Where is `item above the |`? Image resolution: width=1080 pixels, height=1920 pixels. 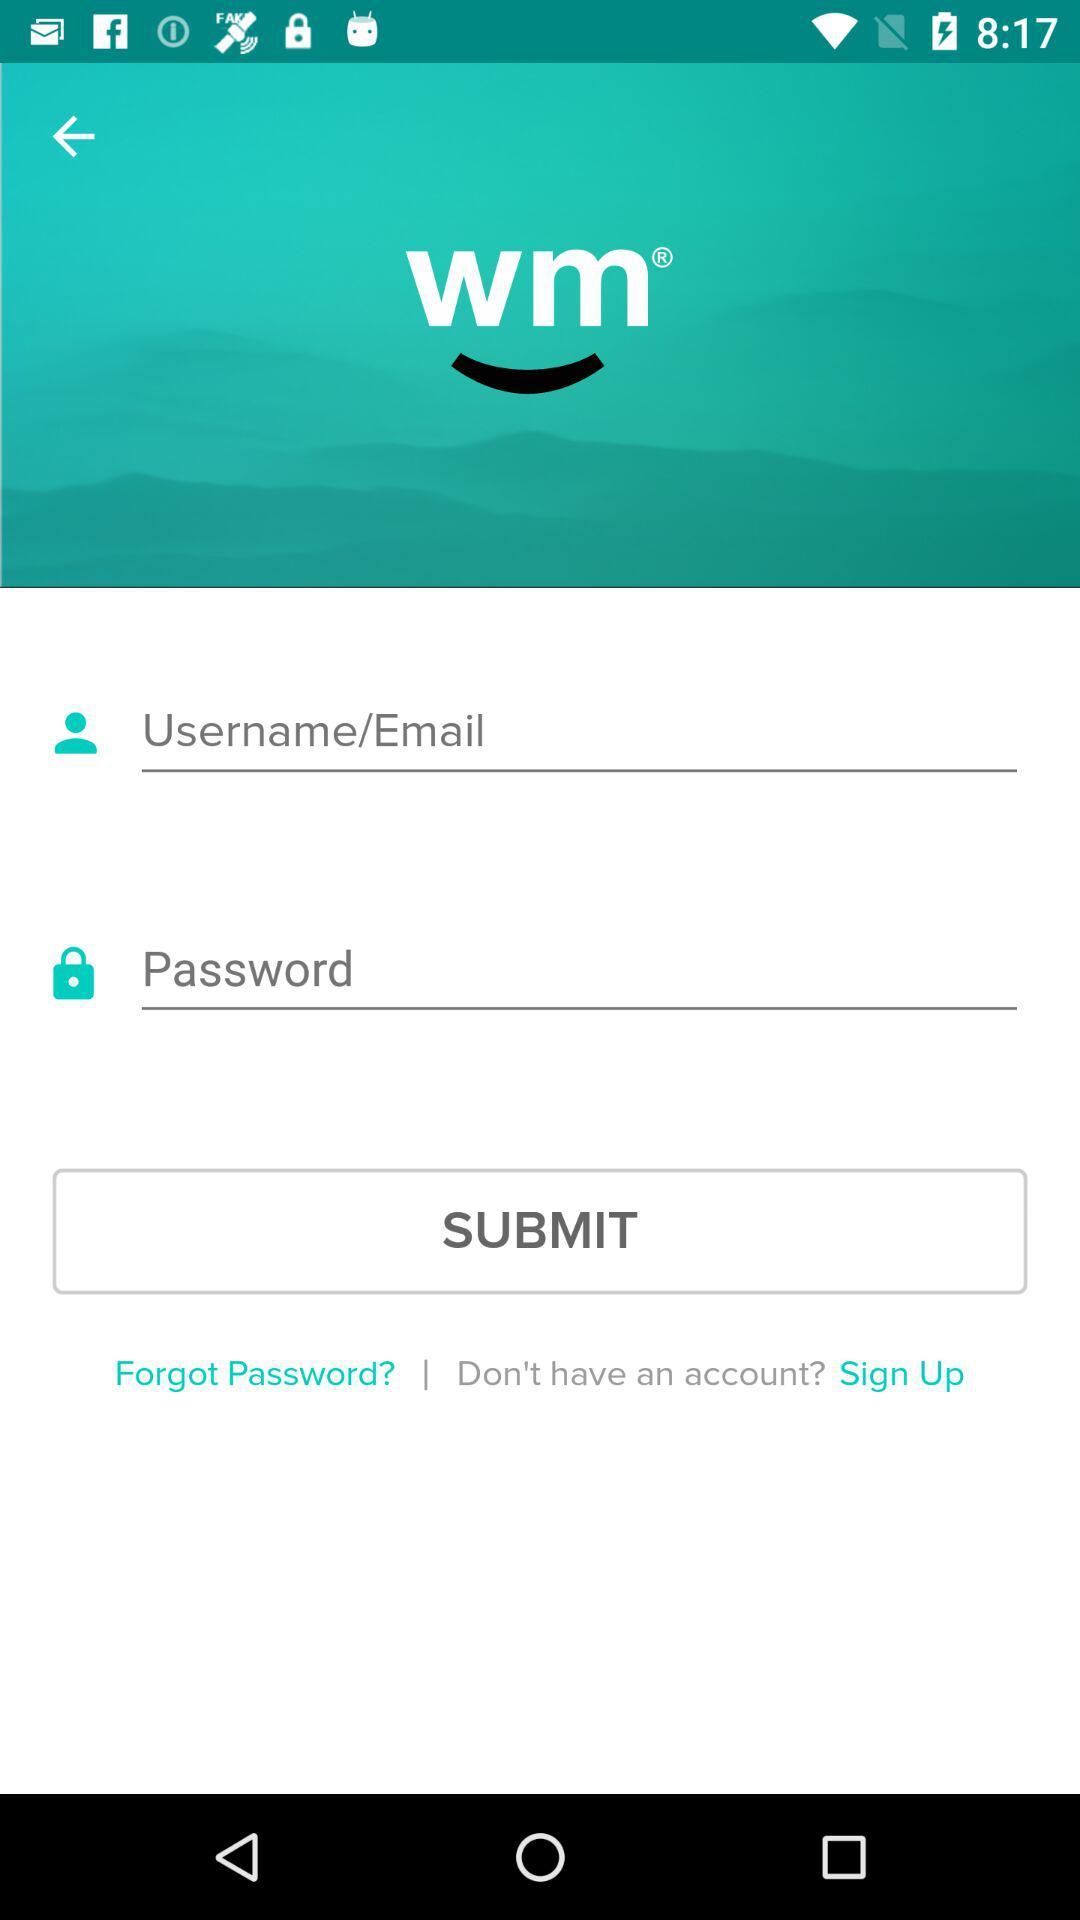
item above the | is located at coordinates (540, 1230).